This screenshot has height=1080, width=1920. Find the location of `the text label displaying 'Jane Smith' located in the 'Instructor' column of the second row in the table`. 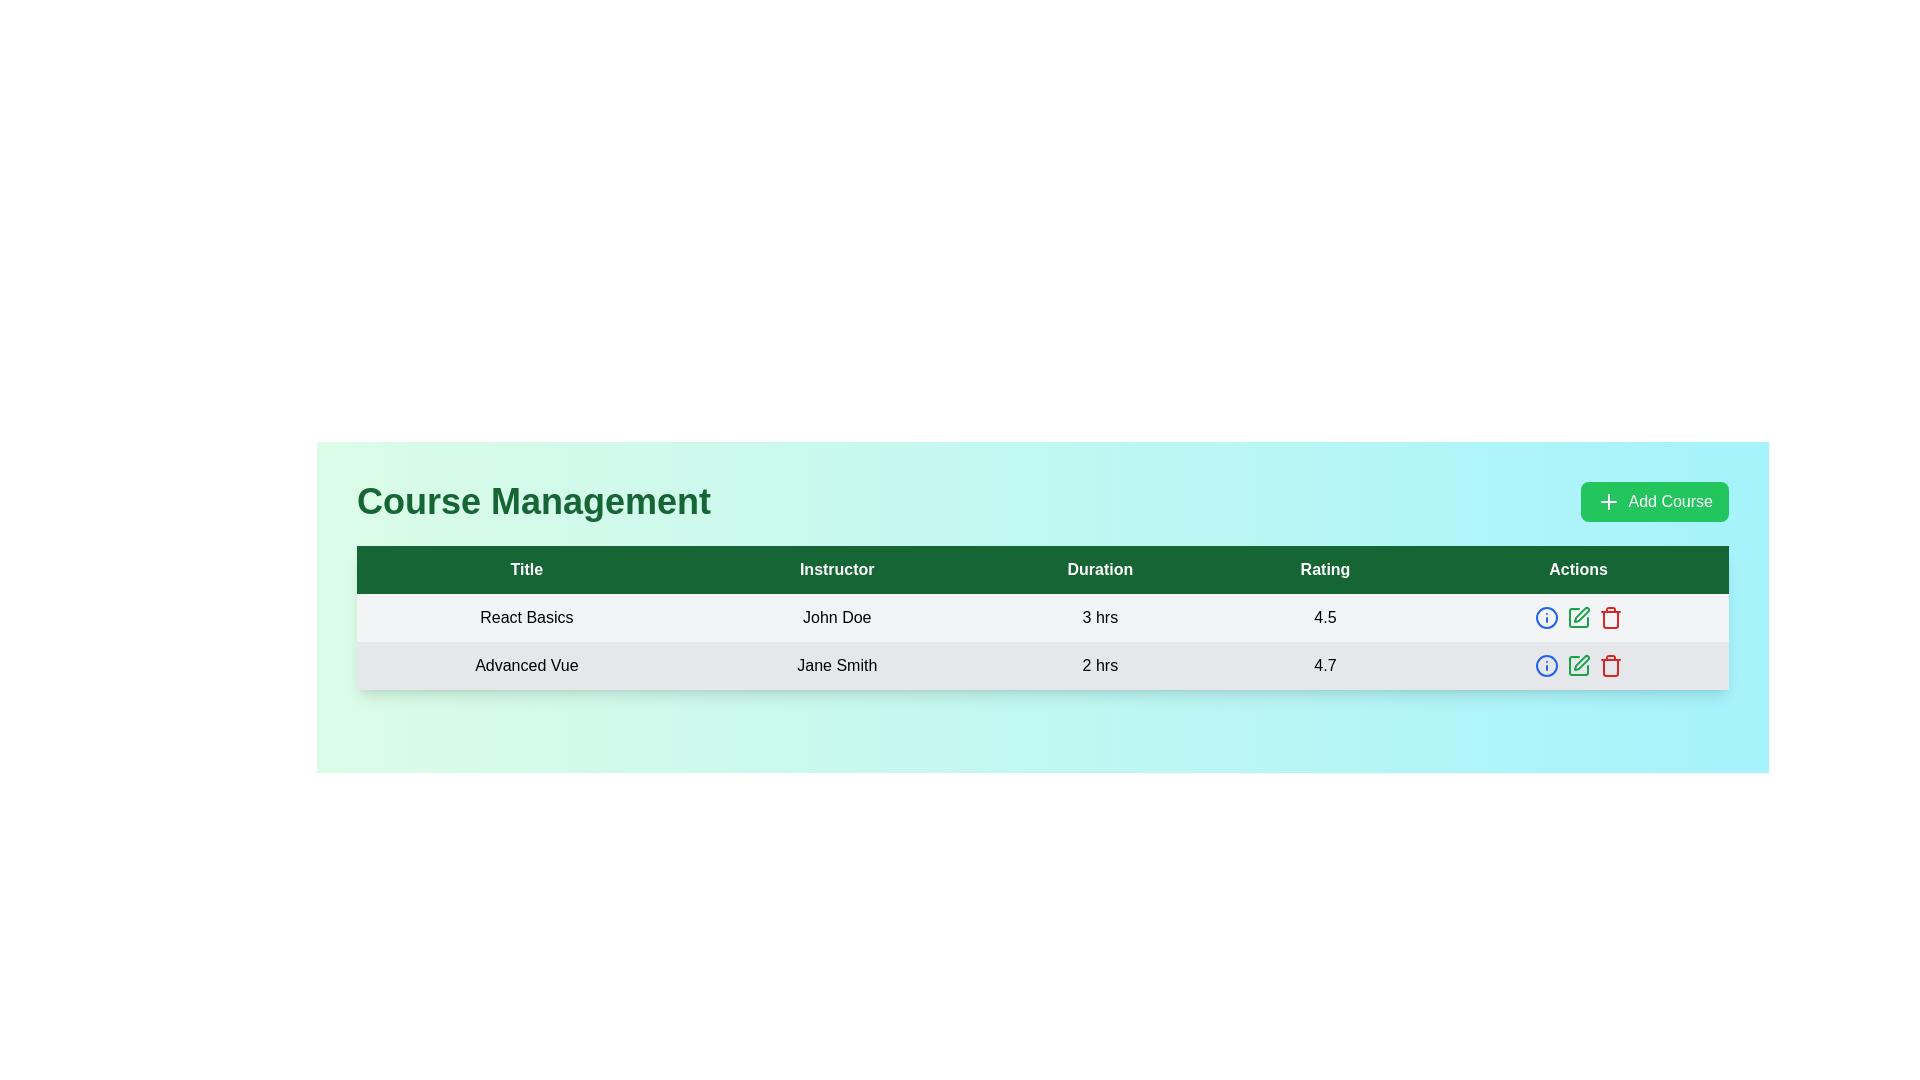

the text label displaying 'Jane Smith' located in the 'Instructor' column of the second row in the table is located at coordinates (837, 666).